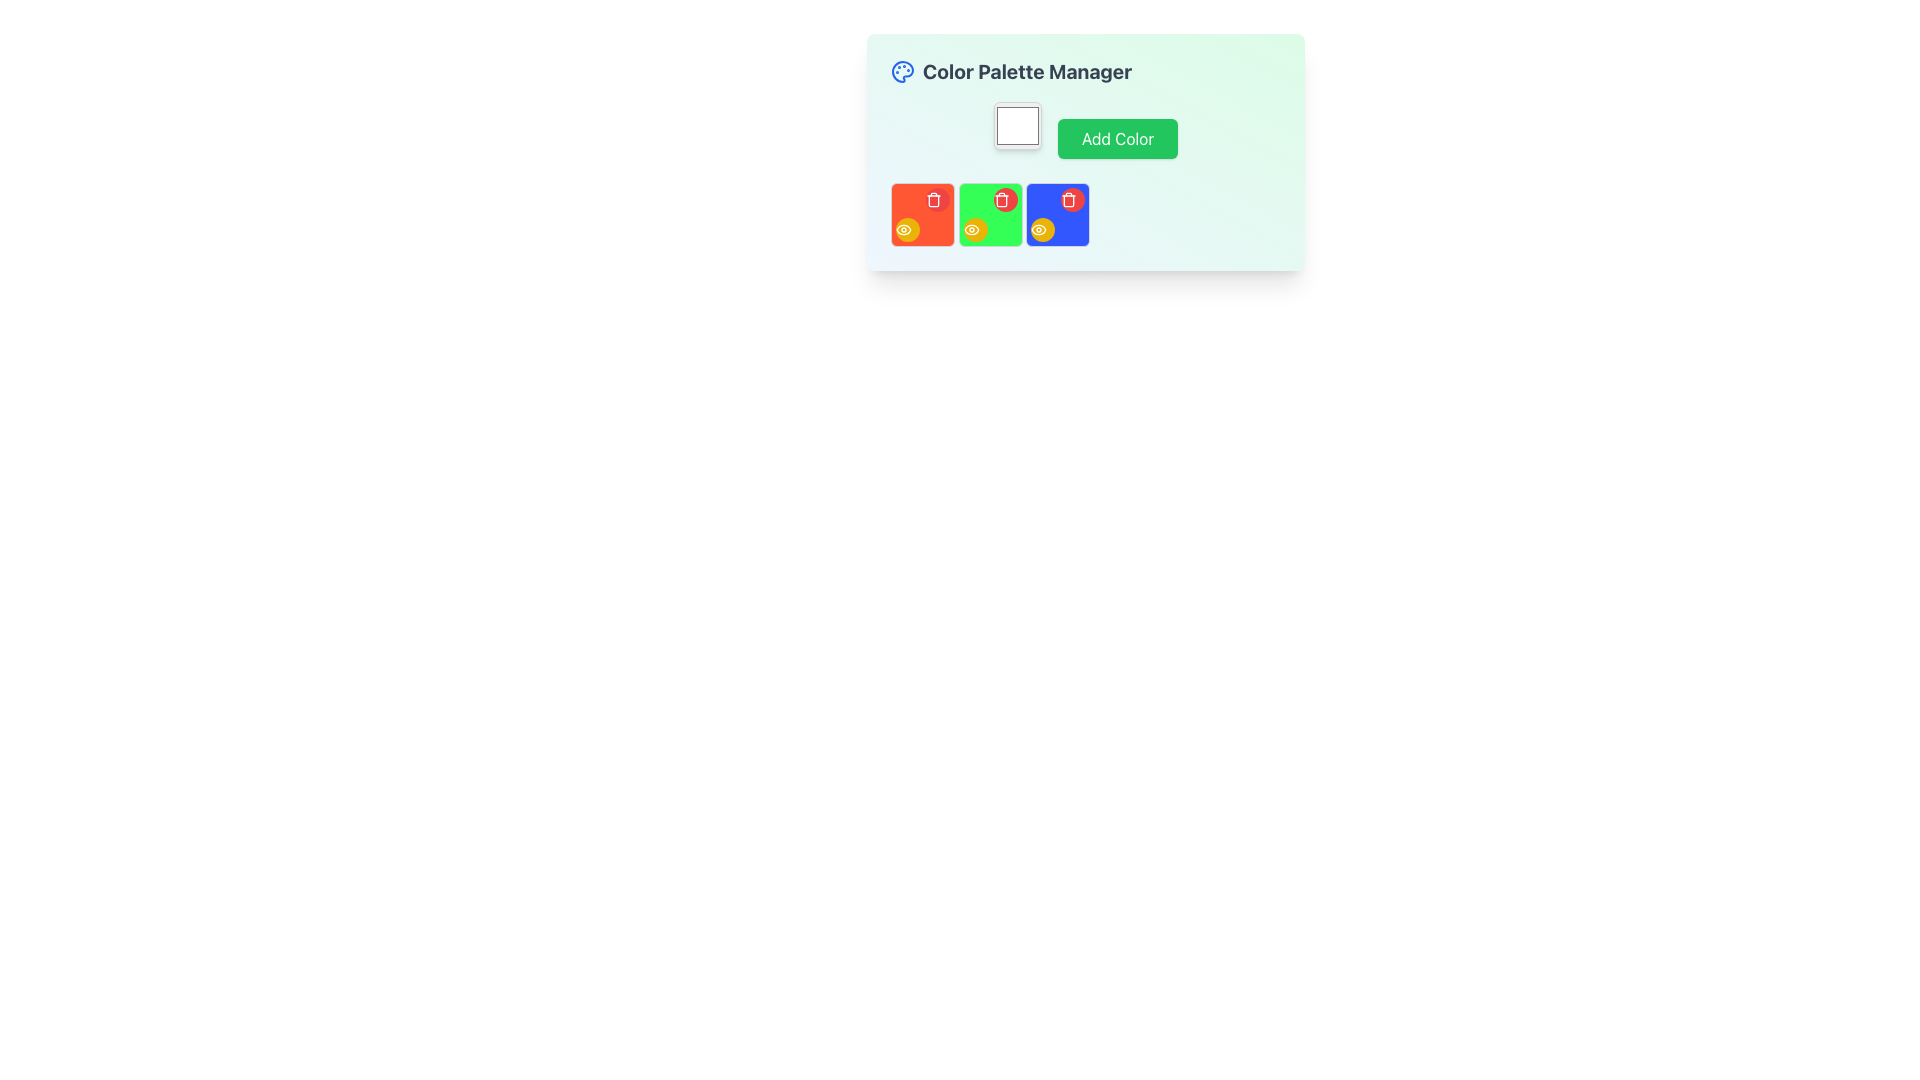 The height and width of the screenshot is (1080, 1920). What do you see at coordinates (1042, 229) in the screenshot?
I see `the toggle button located at the bottom-left corner of the third blue square card in the color palette manager interface` at bounding box center [1042, 229].